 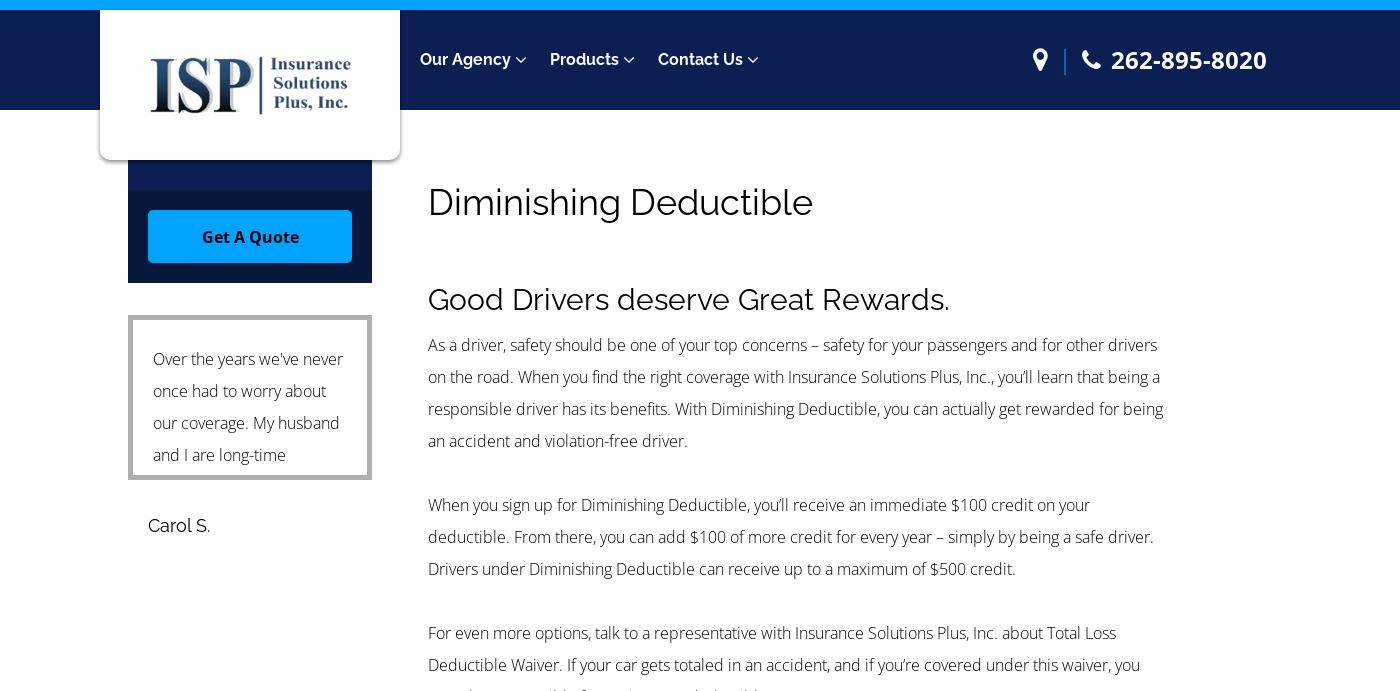 What do you see at coordinates (620, 200) in the screenshot?
I see `'Diminishing Deductible'` at bounding box center [620, 200].